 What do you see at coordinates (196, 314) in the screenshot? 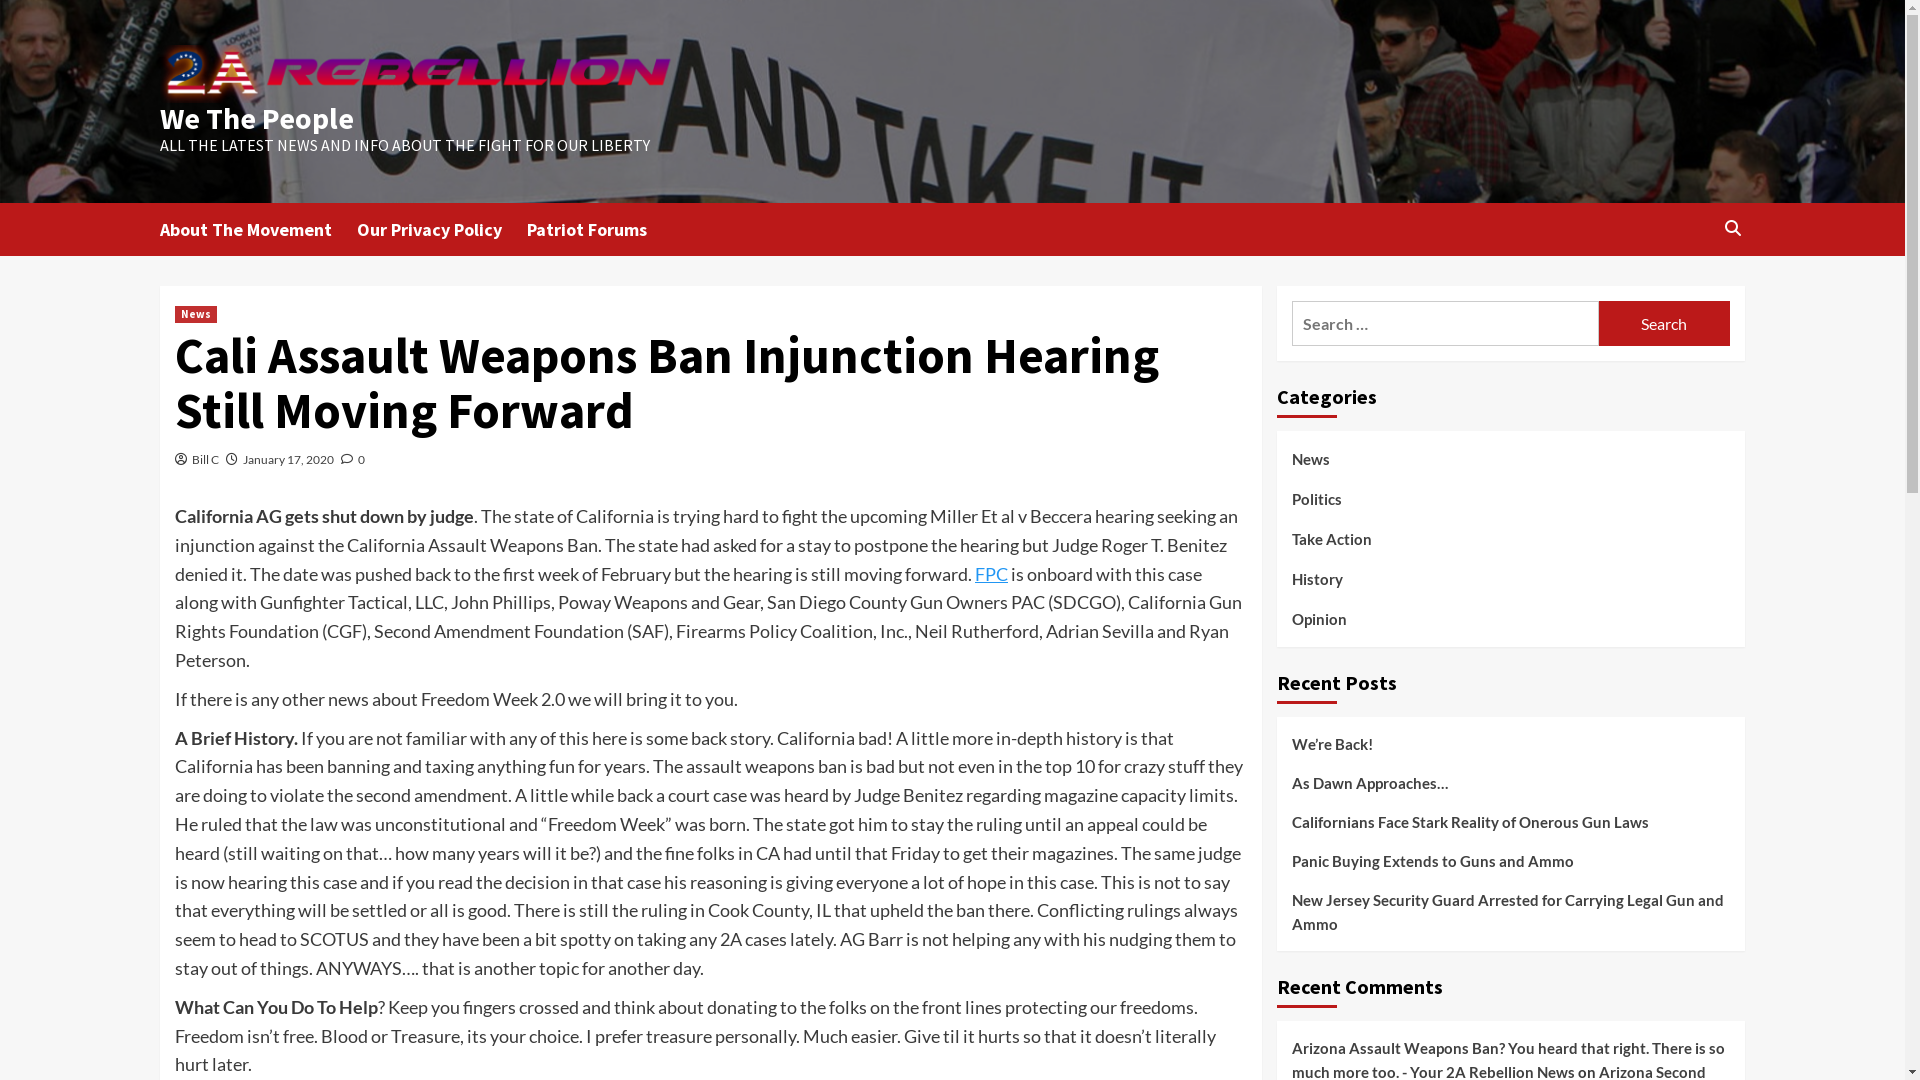
I see `'News'` at bounding box center [196, 314].